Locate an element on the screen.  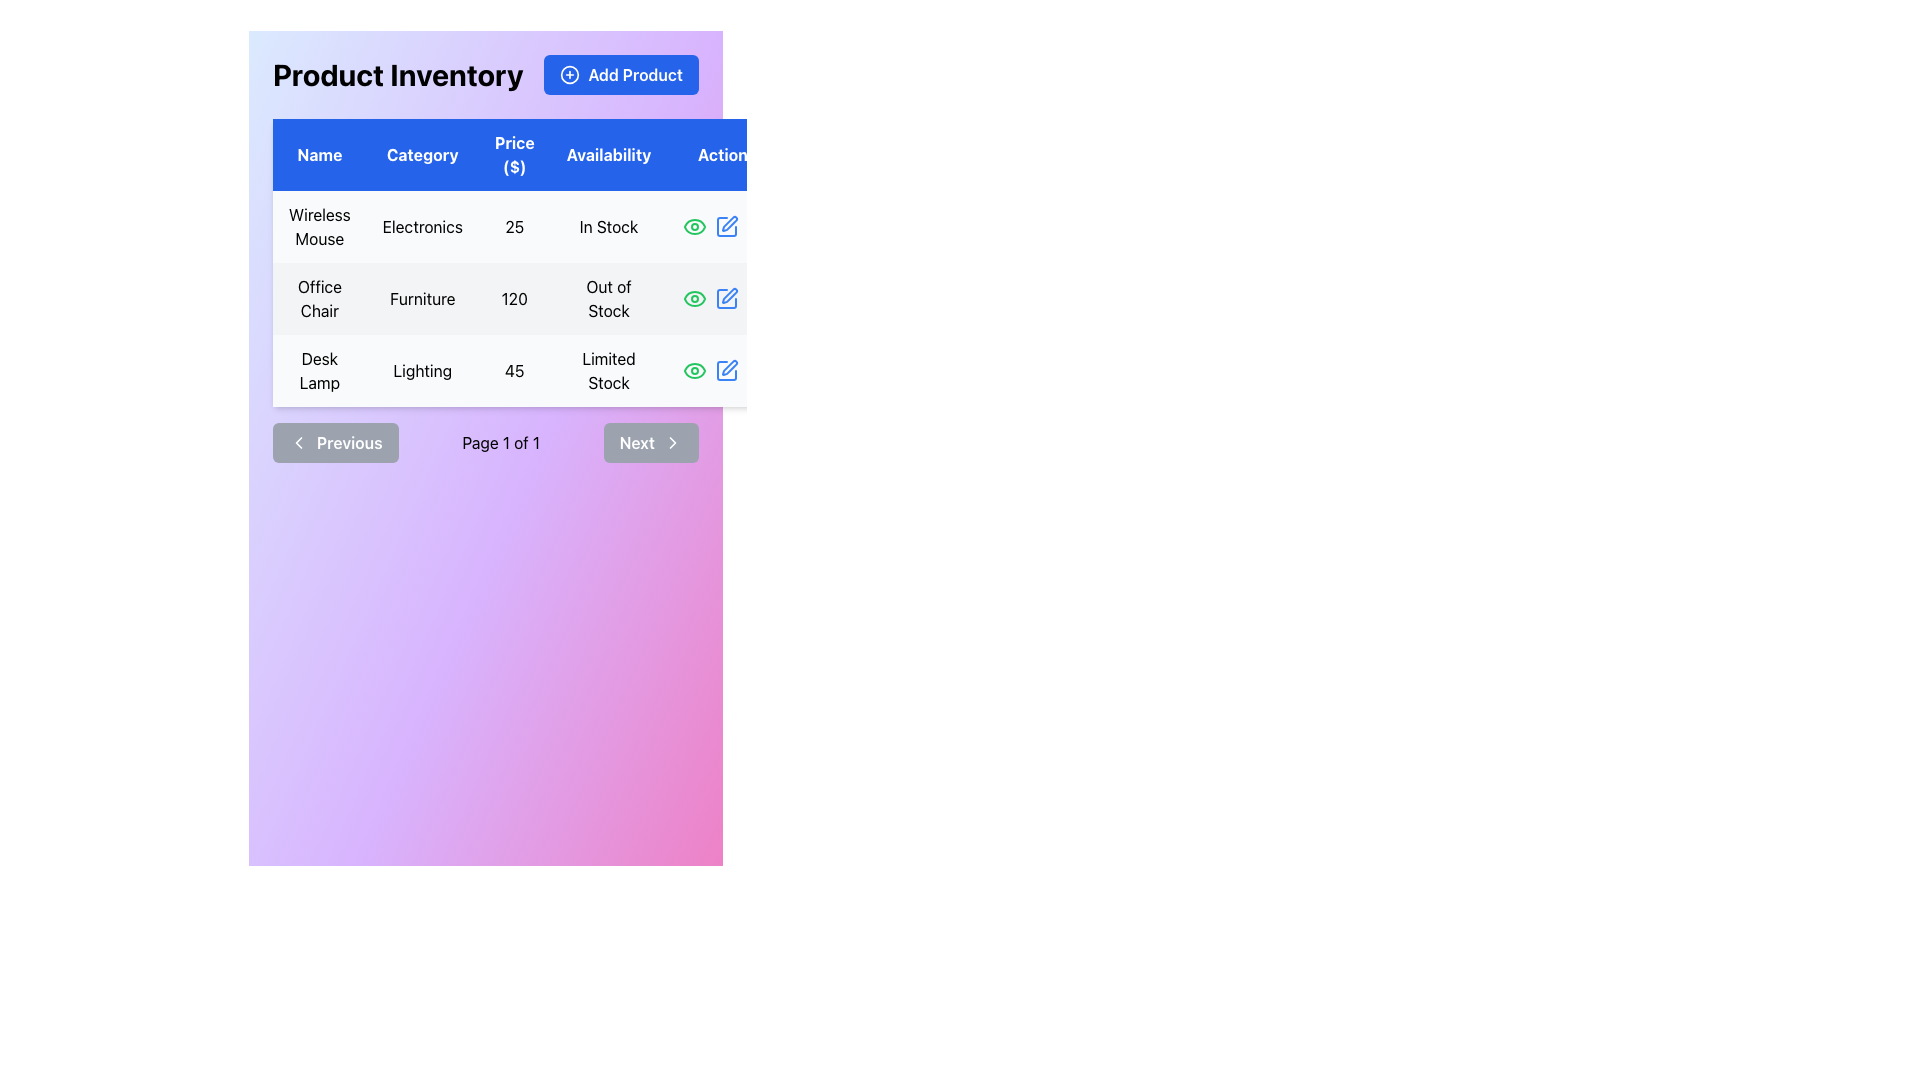
the Icon Section for the 'Office Chair' item, located in the fifth column of the table, to the right of the 'Out of Stock' text is located at coordinates (726, 299).